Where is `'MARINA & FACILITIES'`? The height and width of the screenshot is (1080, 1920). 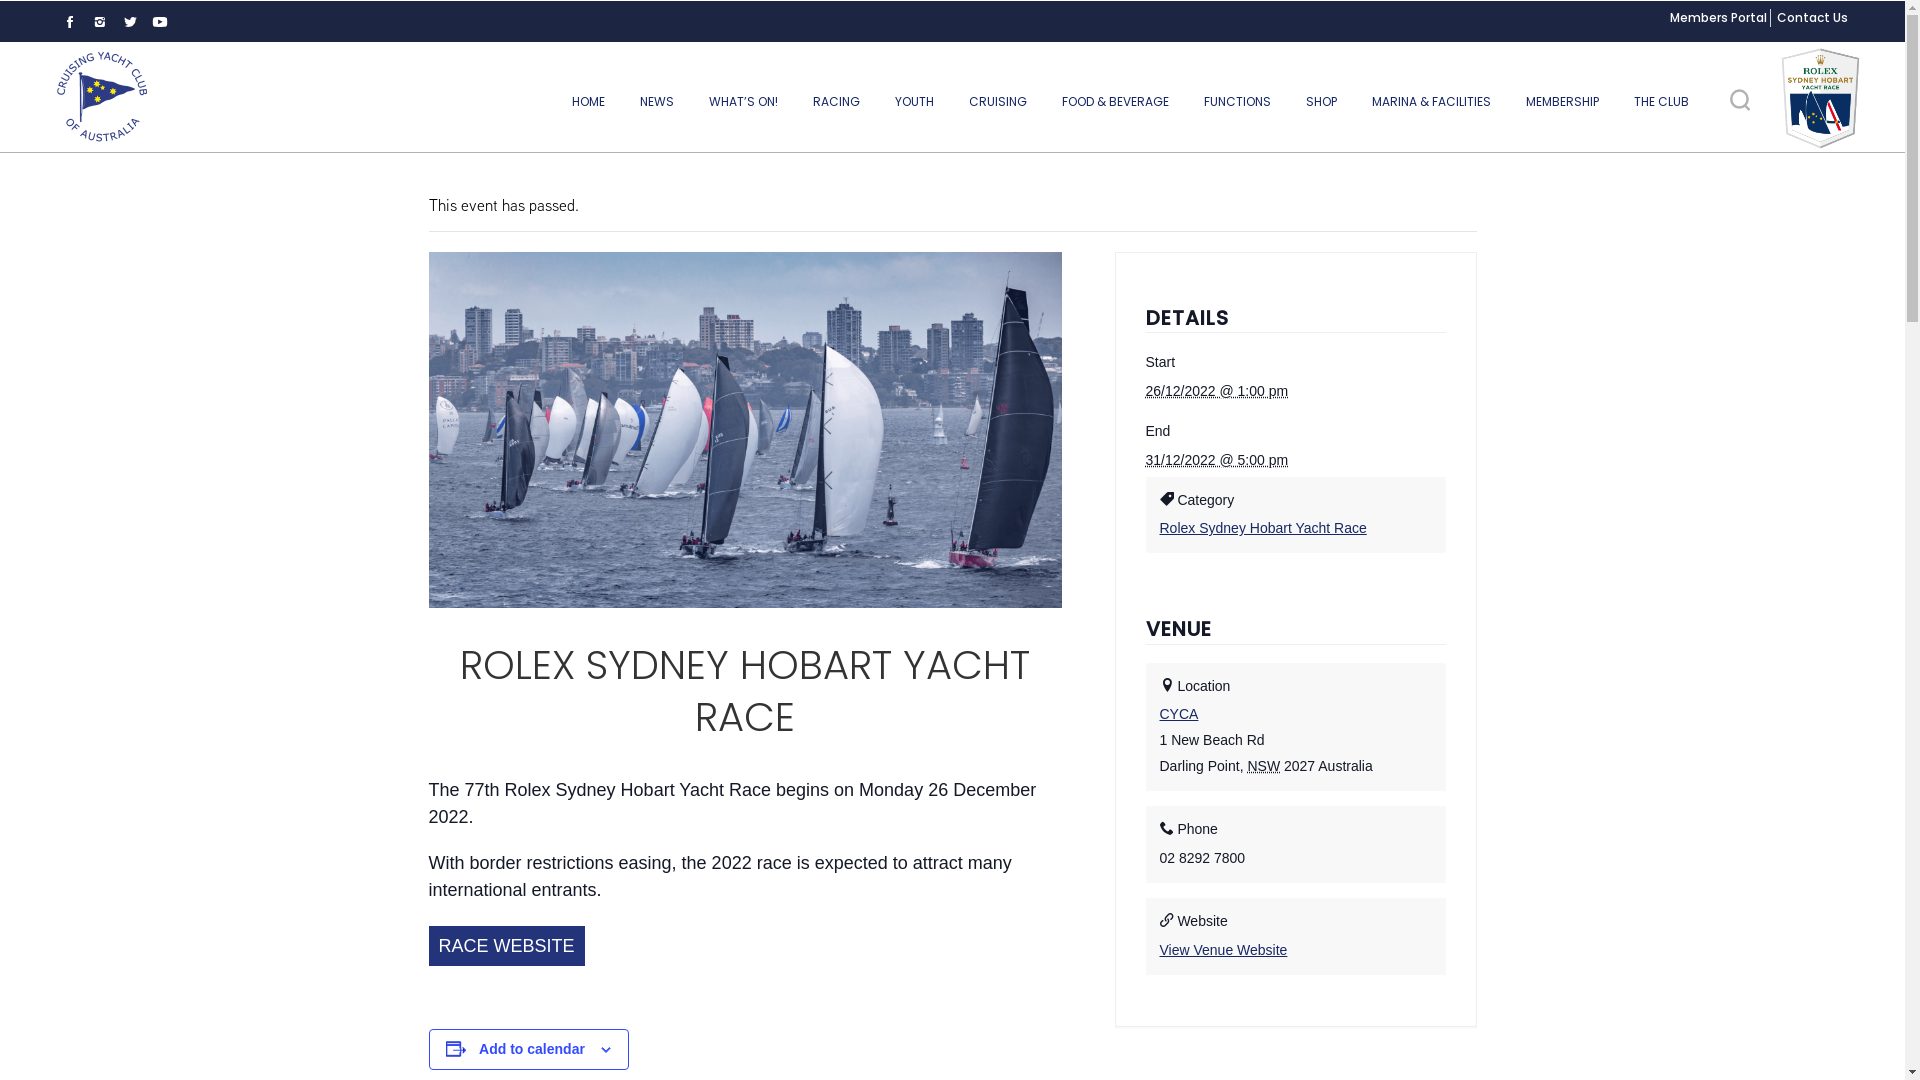 'MARINA & FACILITIES' is located at coordinates (1356, 101).